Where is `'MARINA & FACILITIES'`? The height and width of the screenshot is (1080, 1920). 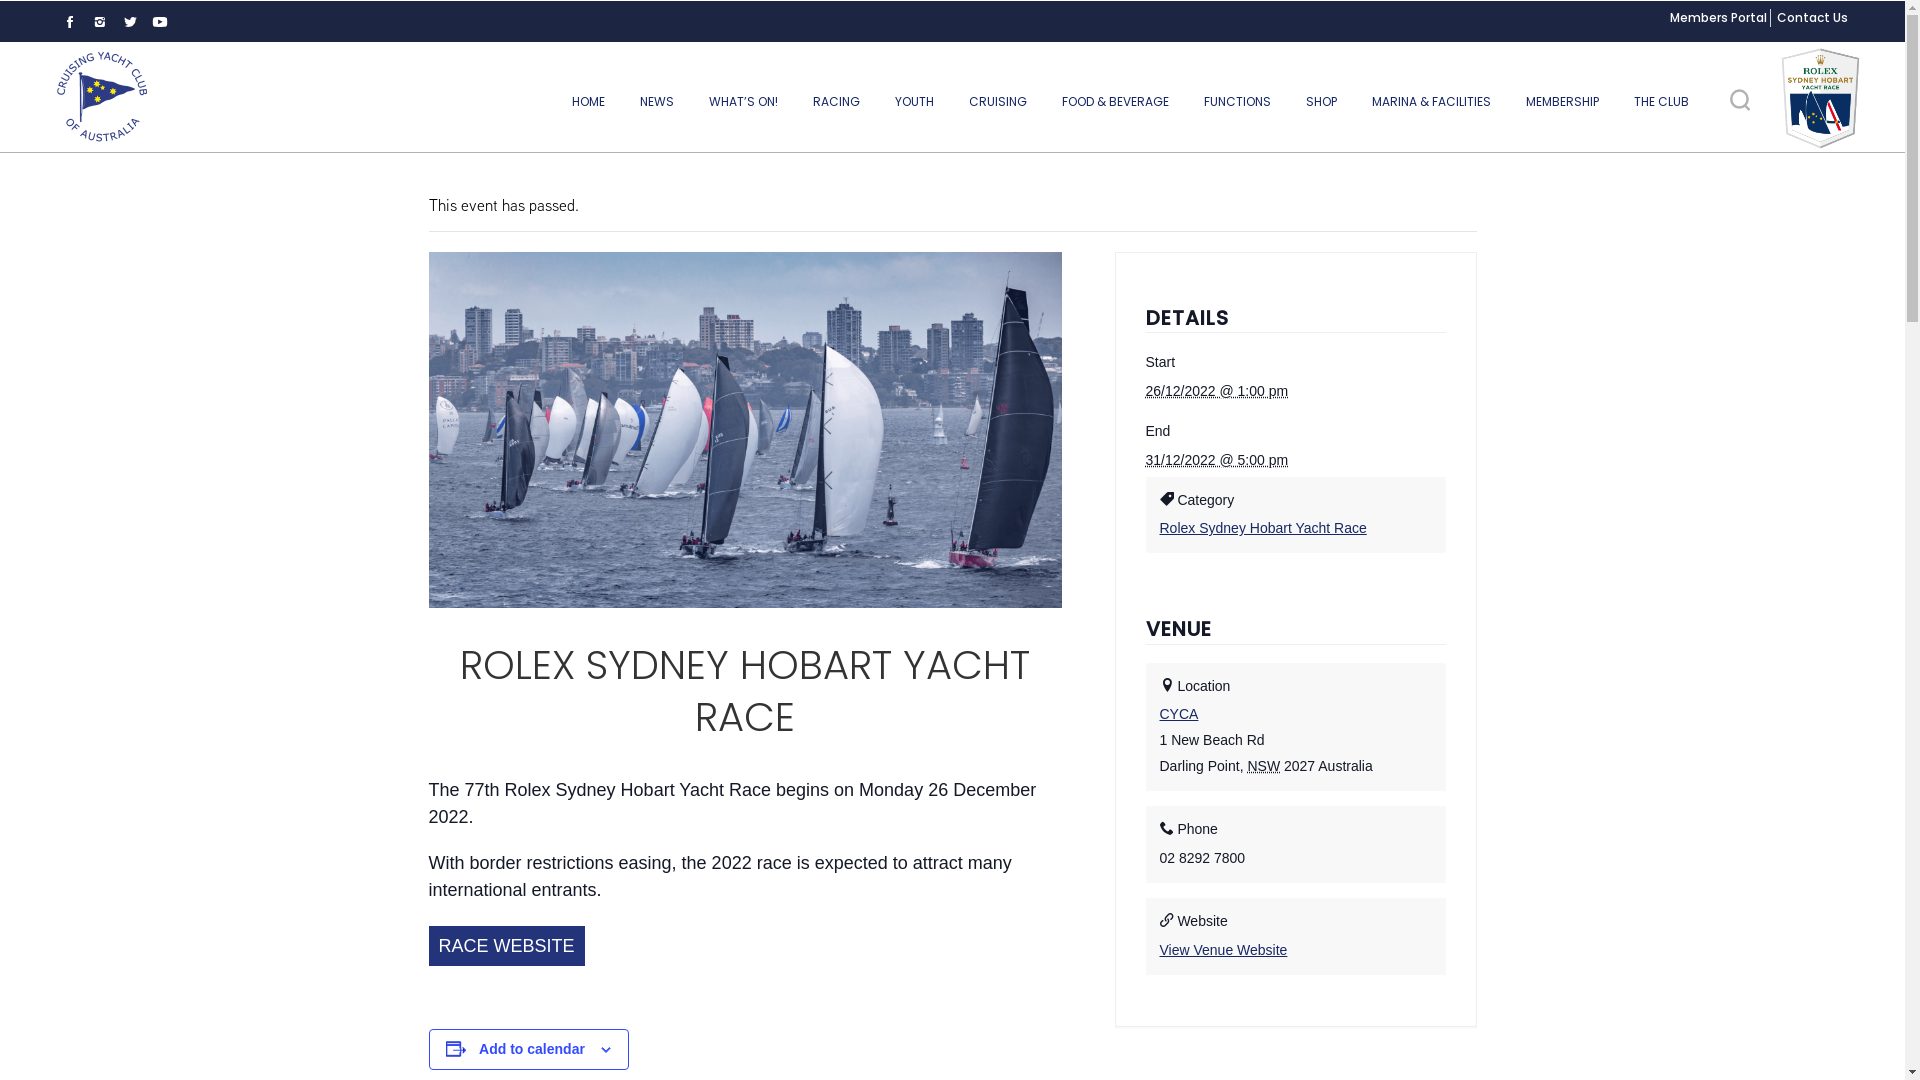 'MARINA & FACILITIES' is located at coordinates (1356, 101).